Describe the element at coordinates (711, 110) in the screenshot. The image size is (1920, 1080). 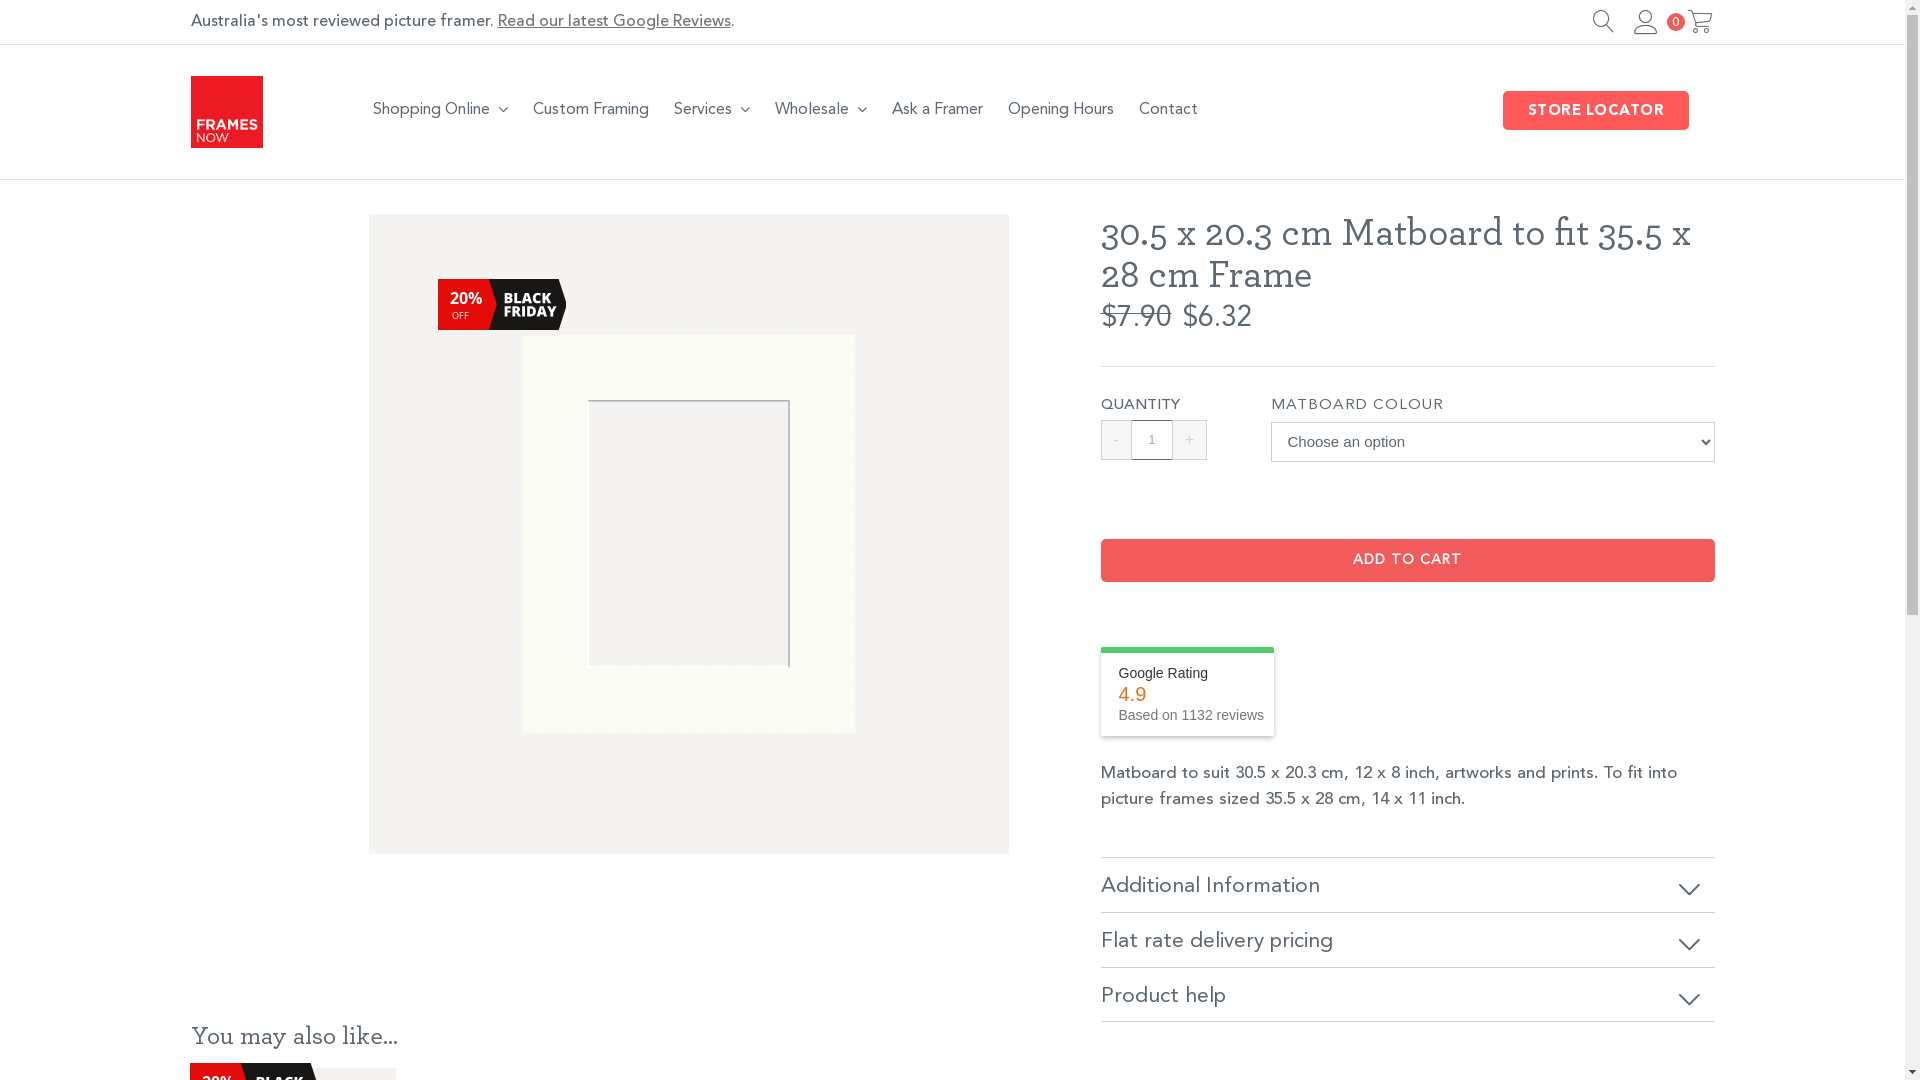
I see `'Services'` at that location.